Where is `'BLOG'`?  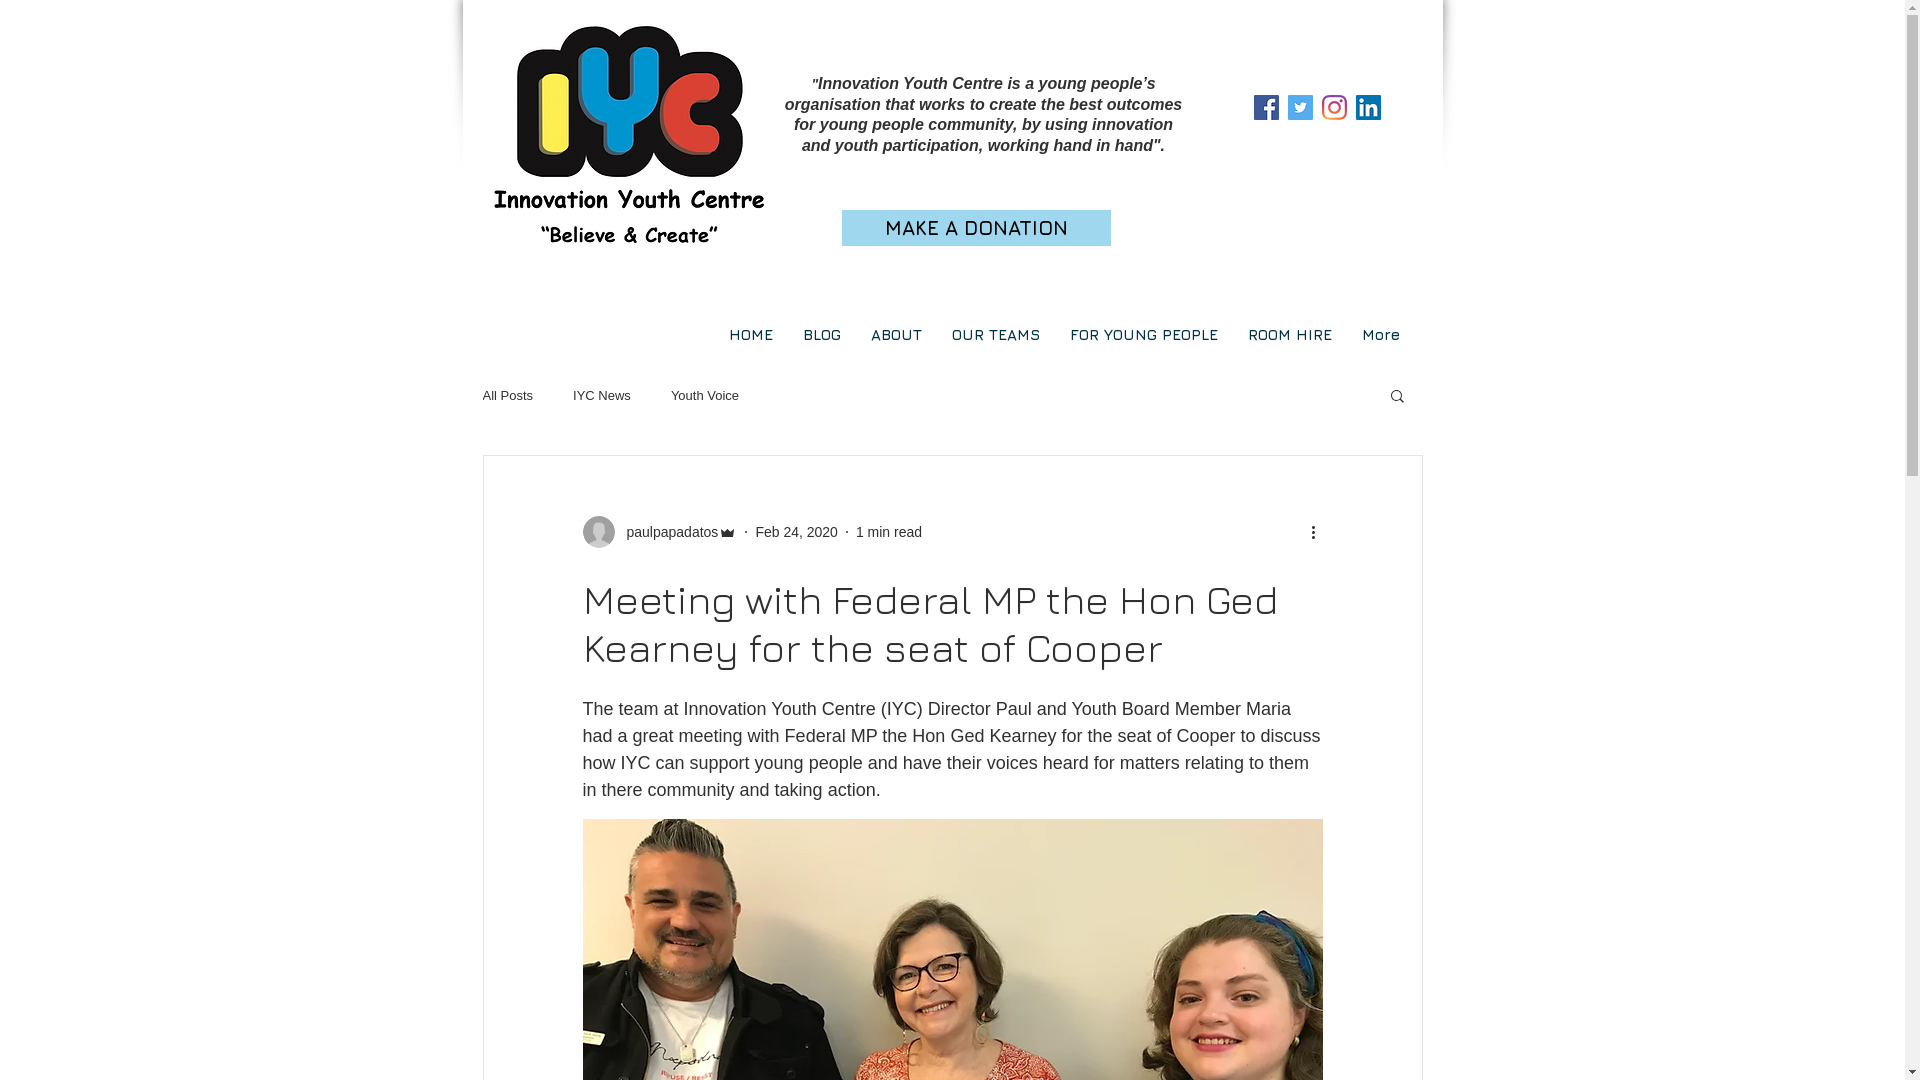 'BLOG' is located at coordinates (821, 330).